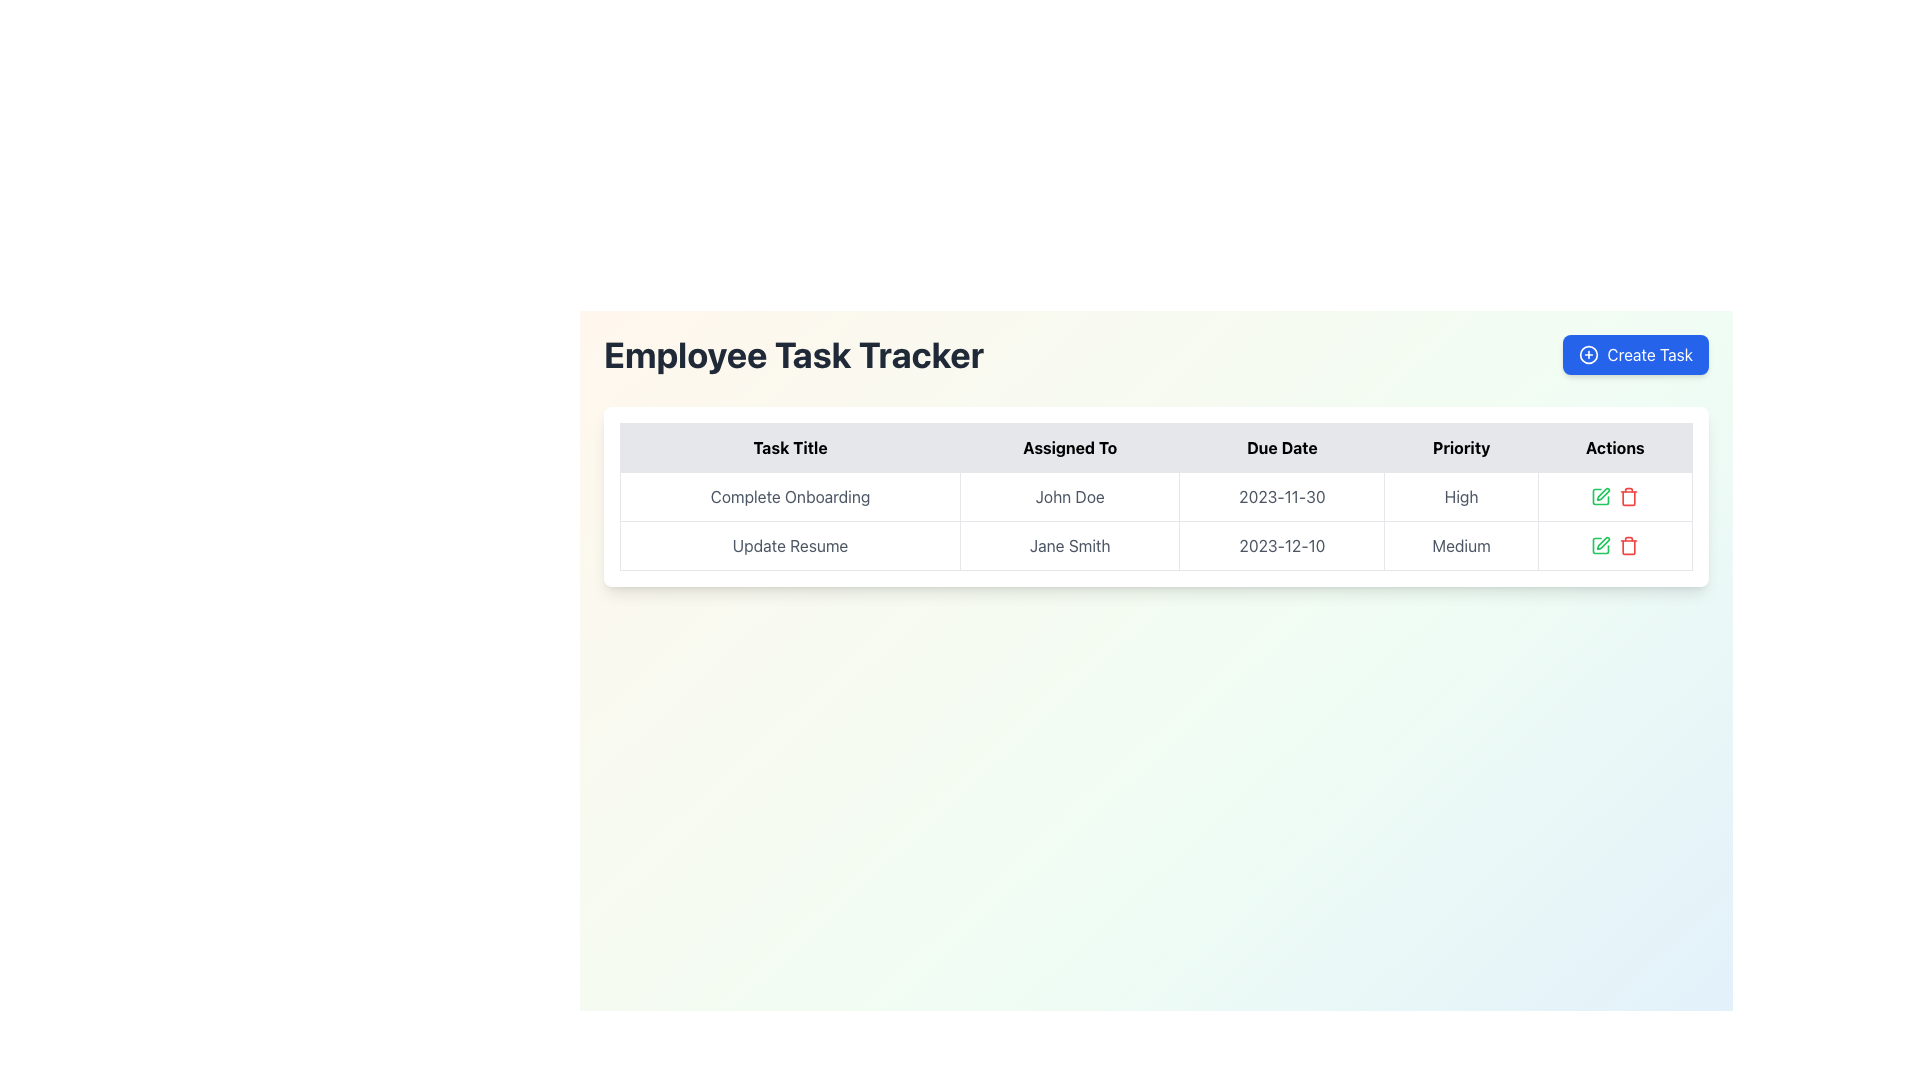 The width and height of the screenshot is (1920, 1080). What do you see at coordinates (1615, 446) in the screenshot?
I see `the fifth column header in the table, which indicates task-related actions and is positioned to the right of the 'Priority' column` at bounding box center [1615, 446].